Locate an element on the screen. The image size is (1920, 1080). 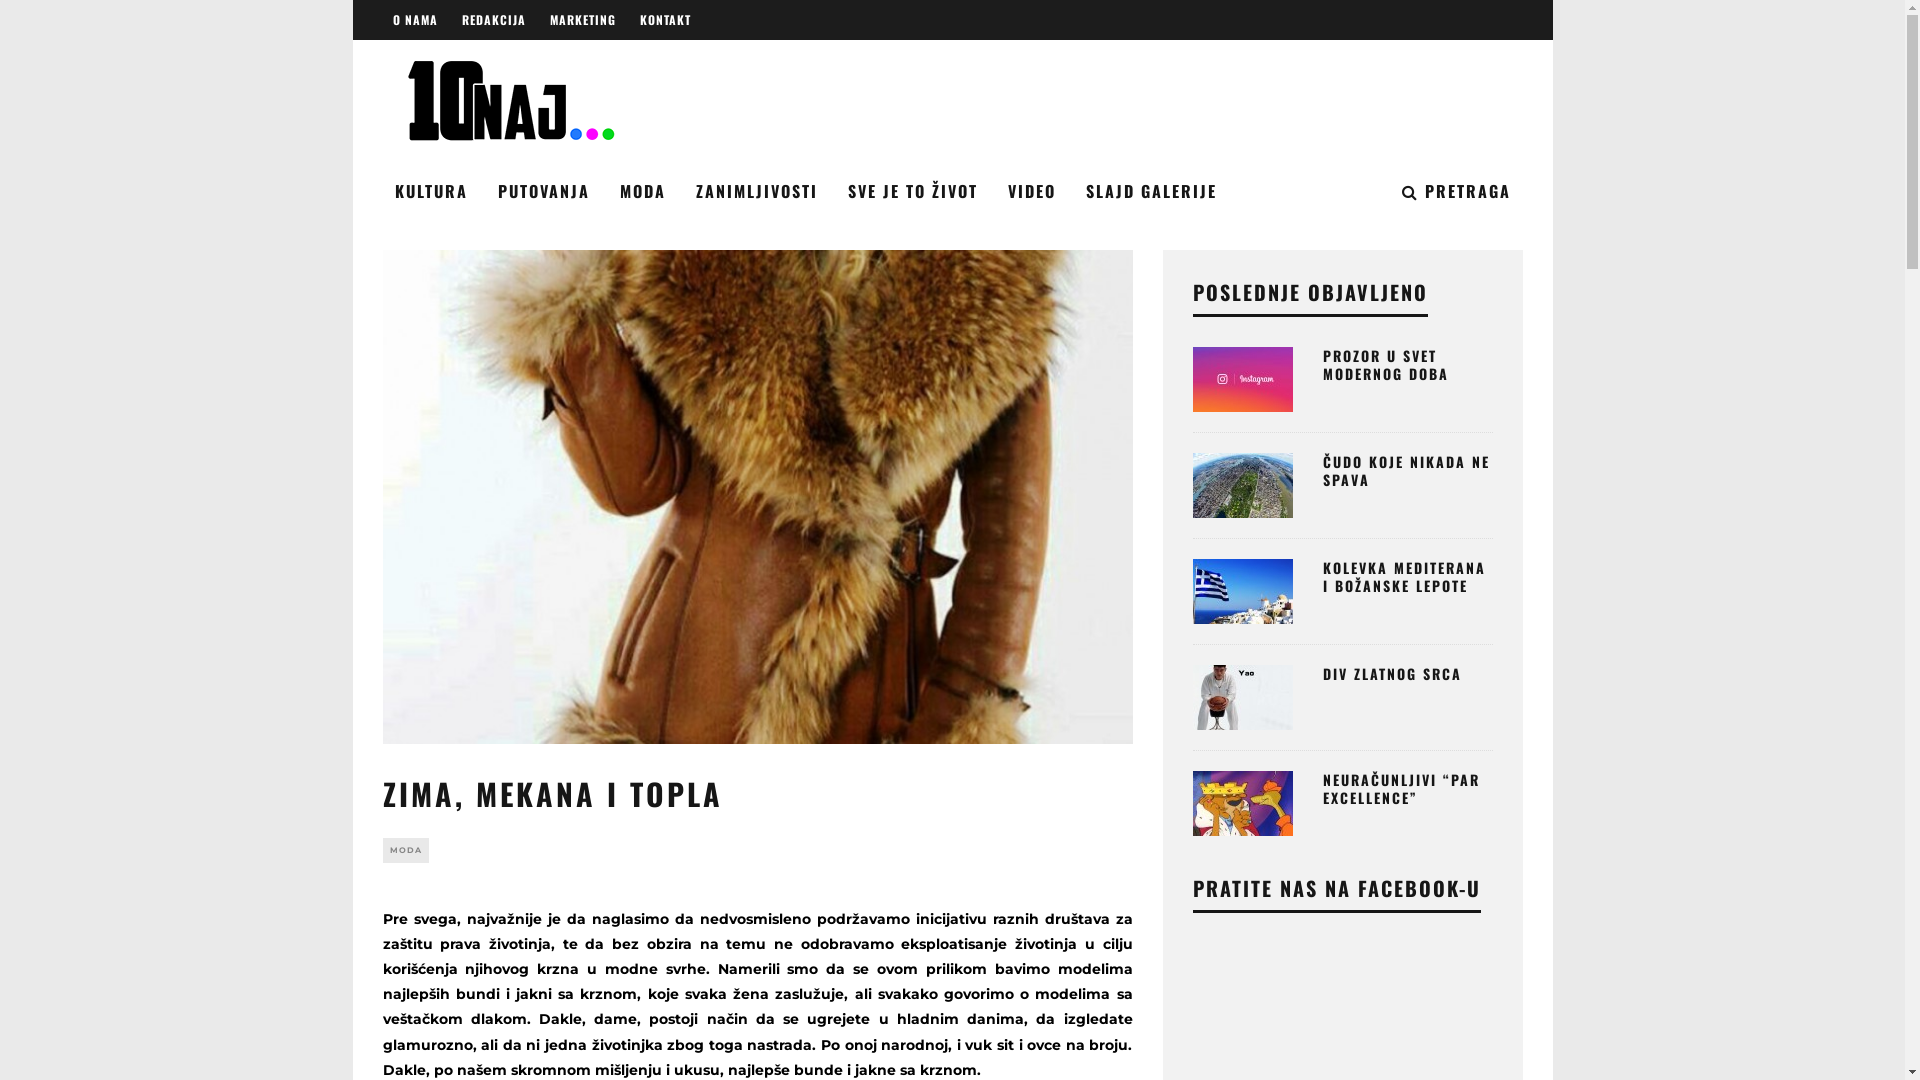
'SLAJD GALERIJE' is located at coordinates (1151, 191).